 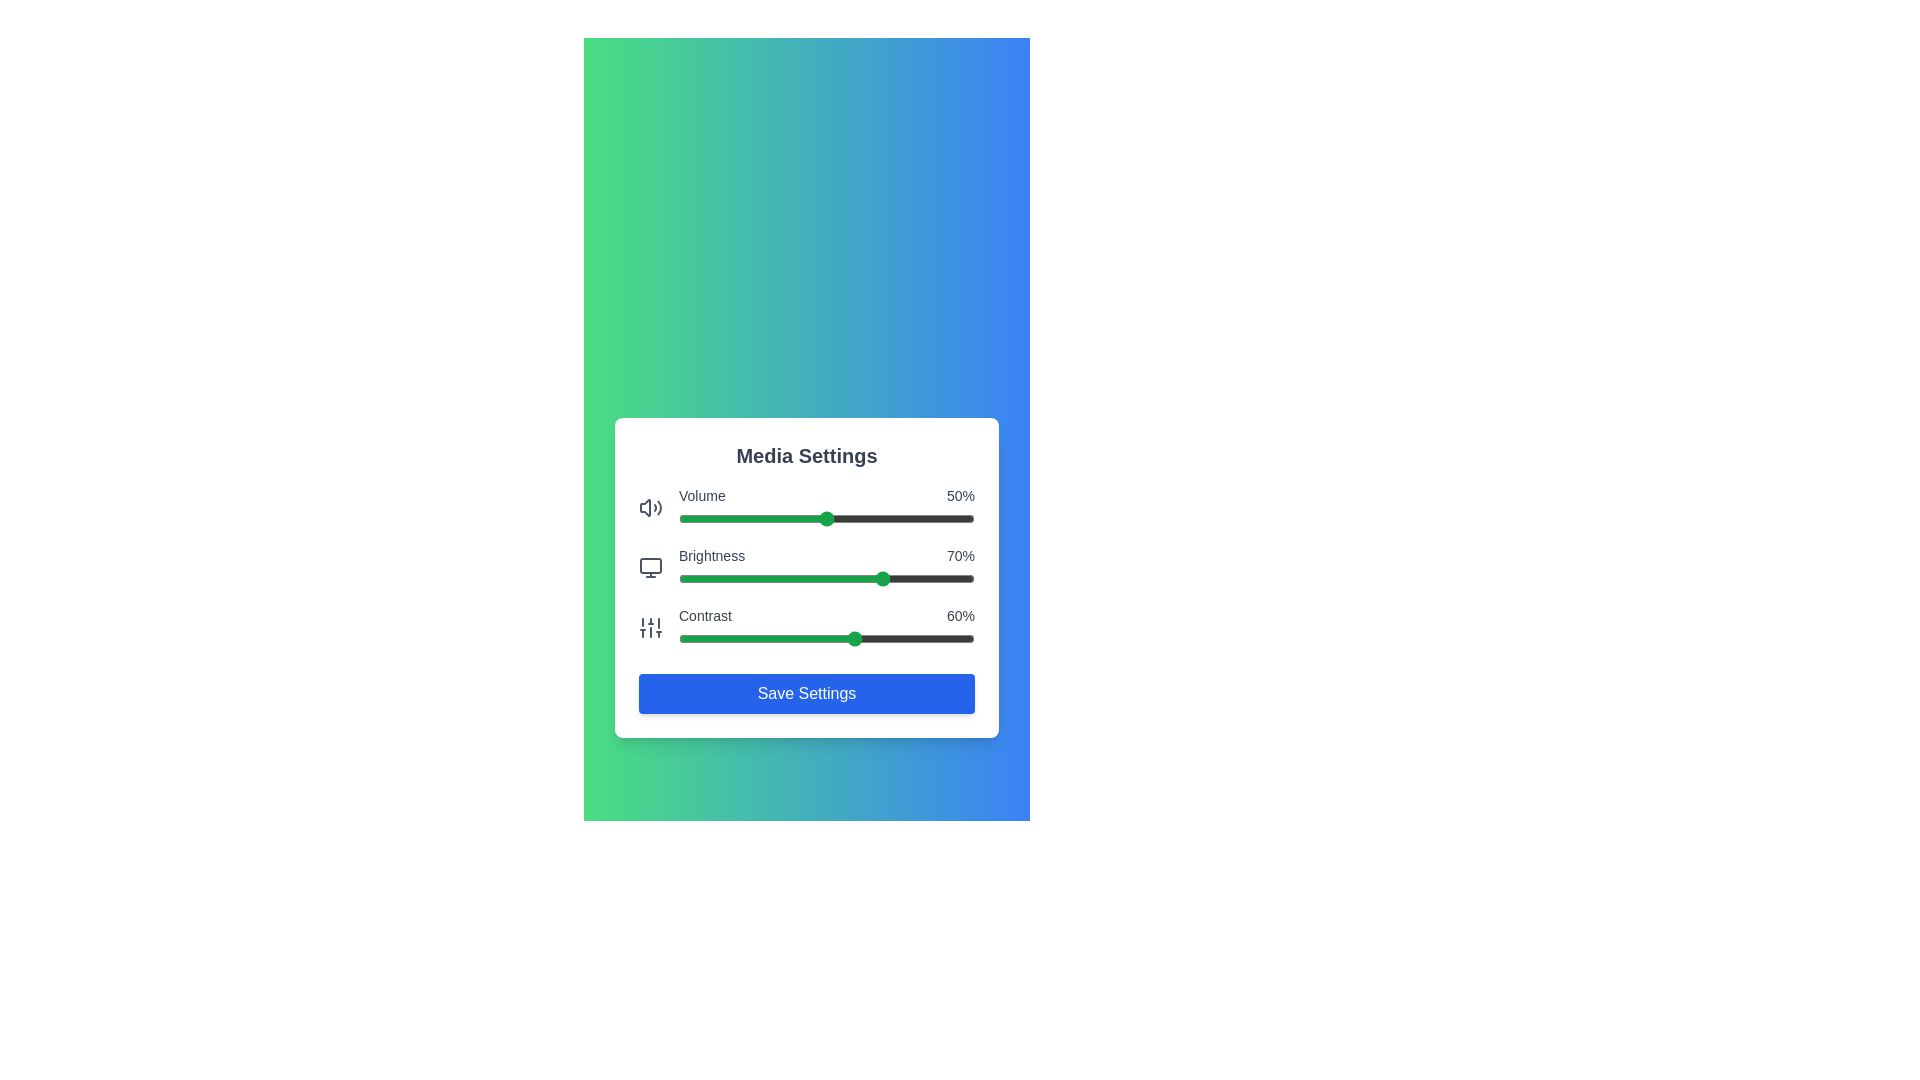 What do you see at coordinates (651, 507) in the screenshot?
I see `the volume icon to interact with it` at bounding box center [651, 507].